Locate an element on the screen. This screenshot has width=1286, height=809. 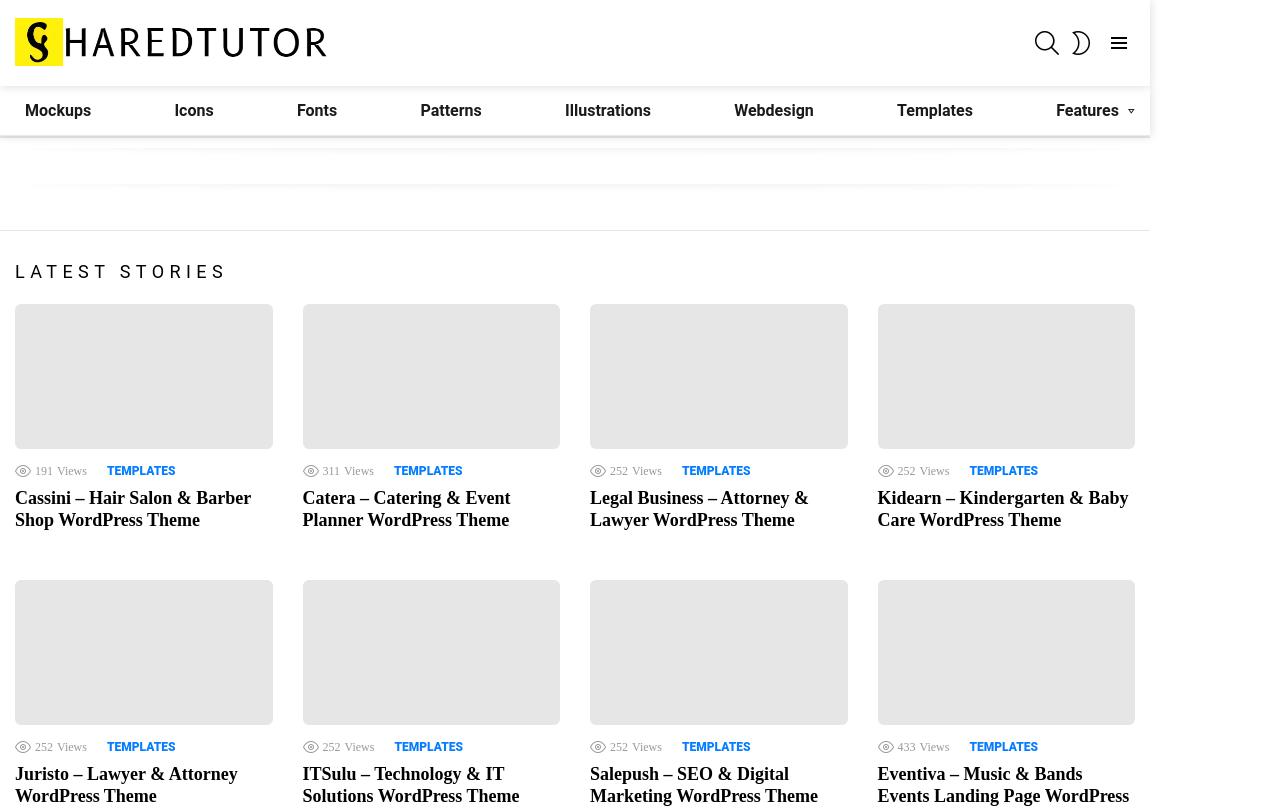
'Cassini – Hair Salon & Barber Shop WordPress Theme' is located at coordinates (132, 507).